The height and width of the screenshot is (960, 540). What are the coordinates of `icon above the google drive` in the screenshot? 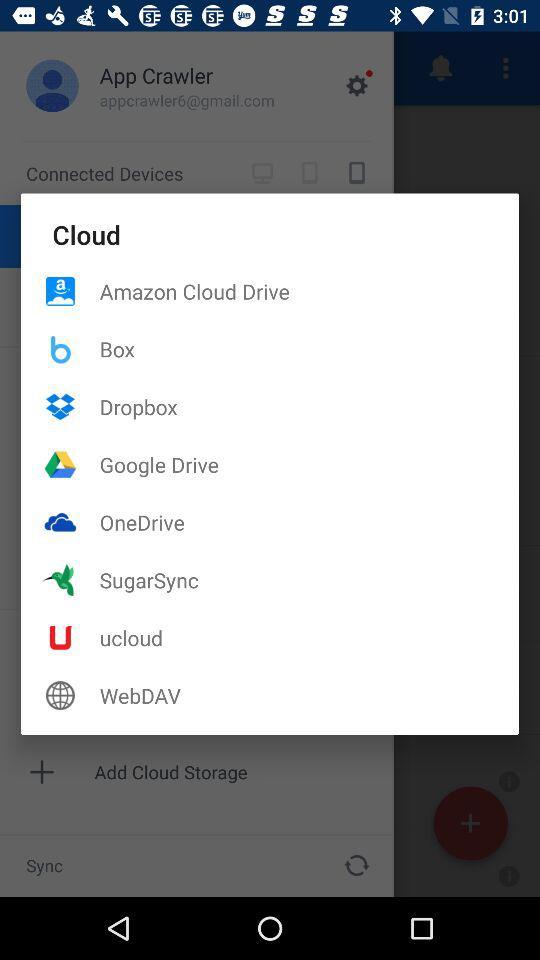 It's located at (309, 405).